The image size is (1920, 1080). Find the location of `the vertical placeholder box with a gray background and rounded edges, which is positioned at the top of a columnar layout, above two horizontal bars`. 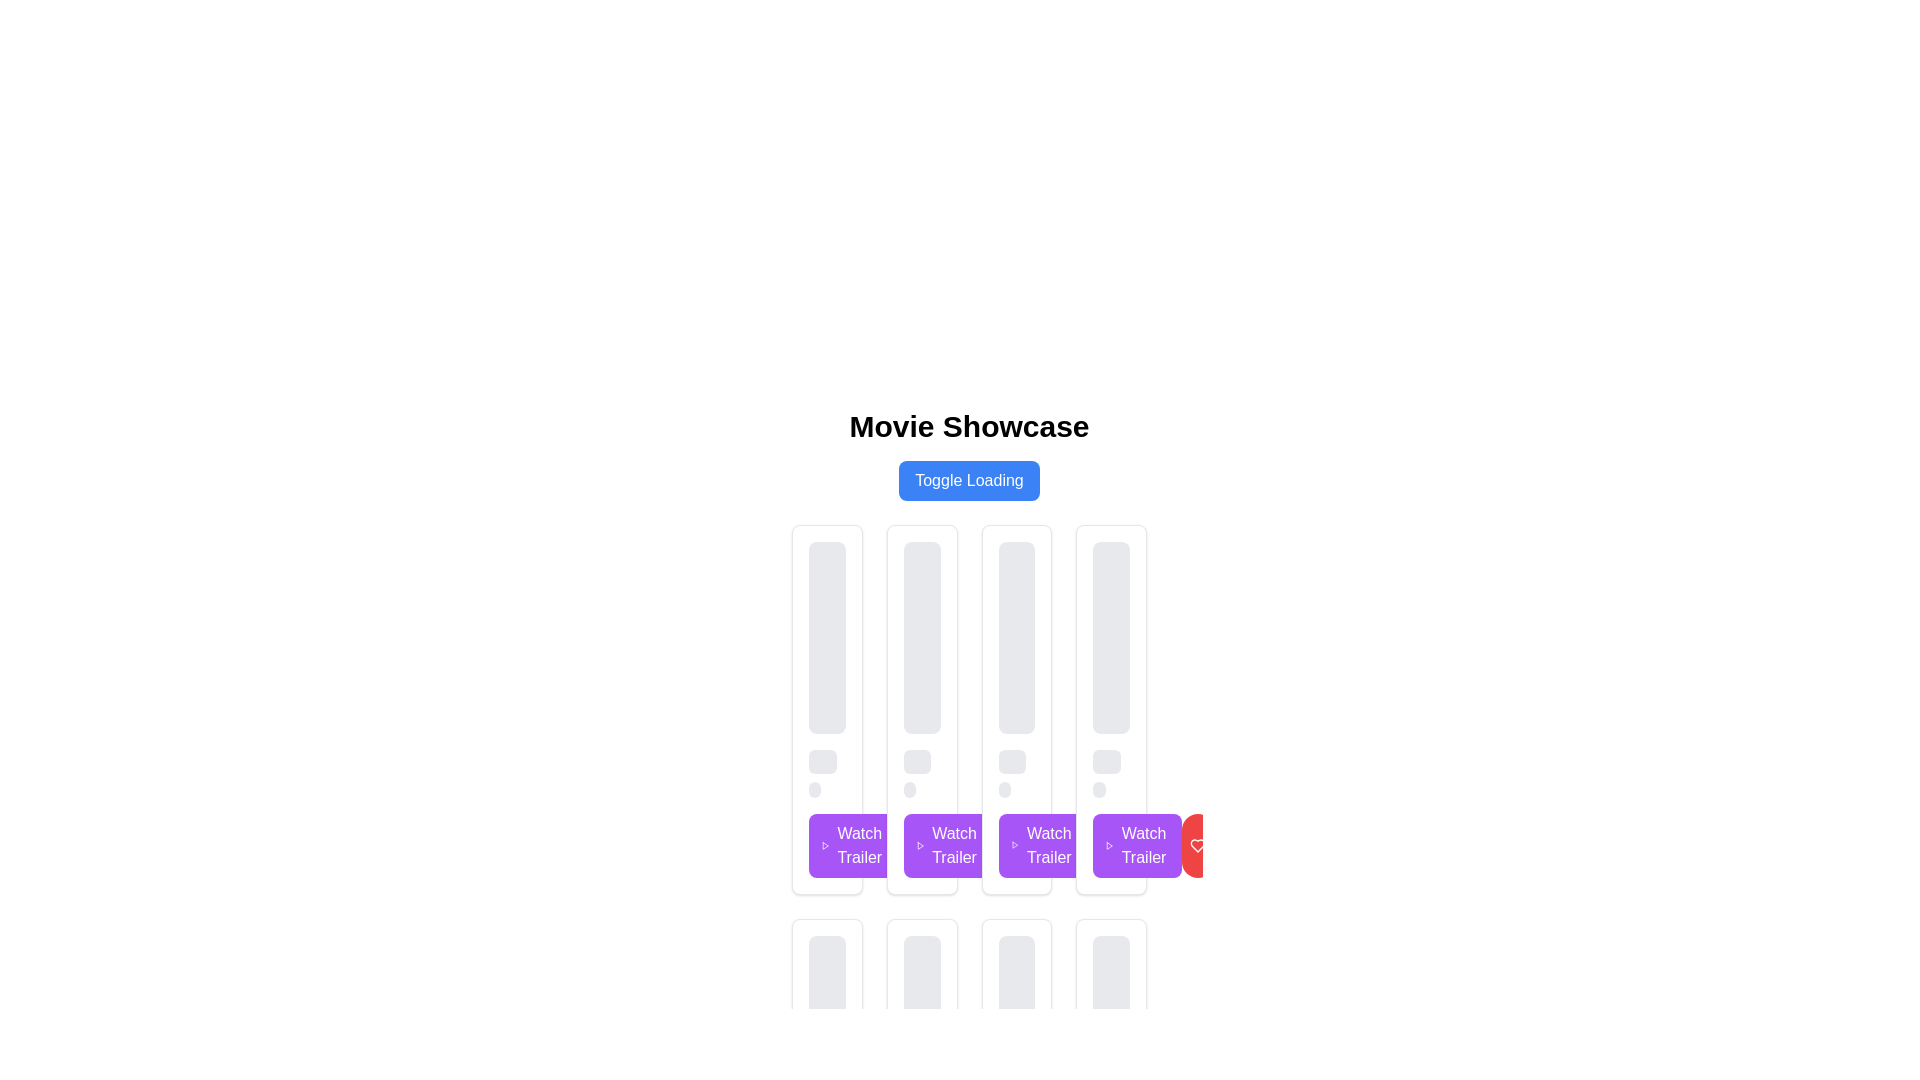

the vertical placeholder box with a gray background and rounded edges, which is positioned at the top of a columnar layout, above two horizontal bars is located at coordinates (1110, 637).